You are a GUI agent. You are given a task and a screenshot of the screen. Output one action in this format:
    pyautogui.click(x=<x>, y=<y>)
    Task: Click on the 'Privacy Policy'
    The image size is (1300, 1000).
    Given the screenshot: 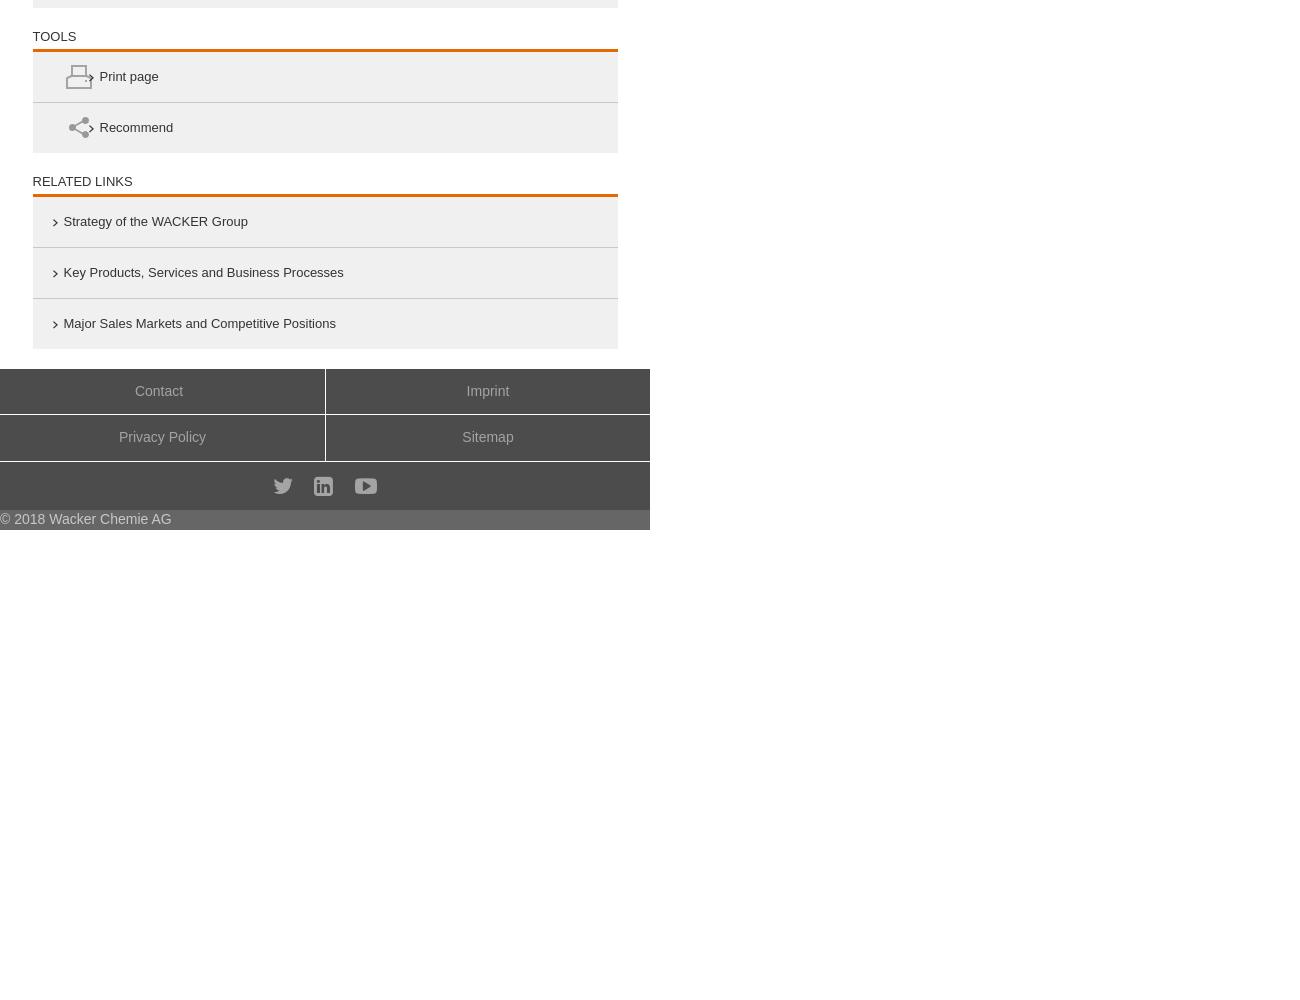 What is the action you would take?
    pyautogui.click(x=160, y=437)
    